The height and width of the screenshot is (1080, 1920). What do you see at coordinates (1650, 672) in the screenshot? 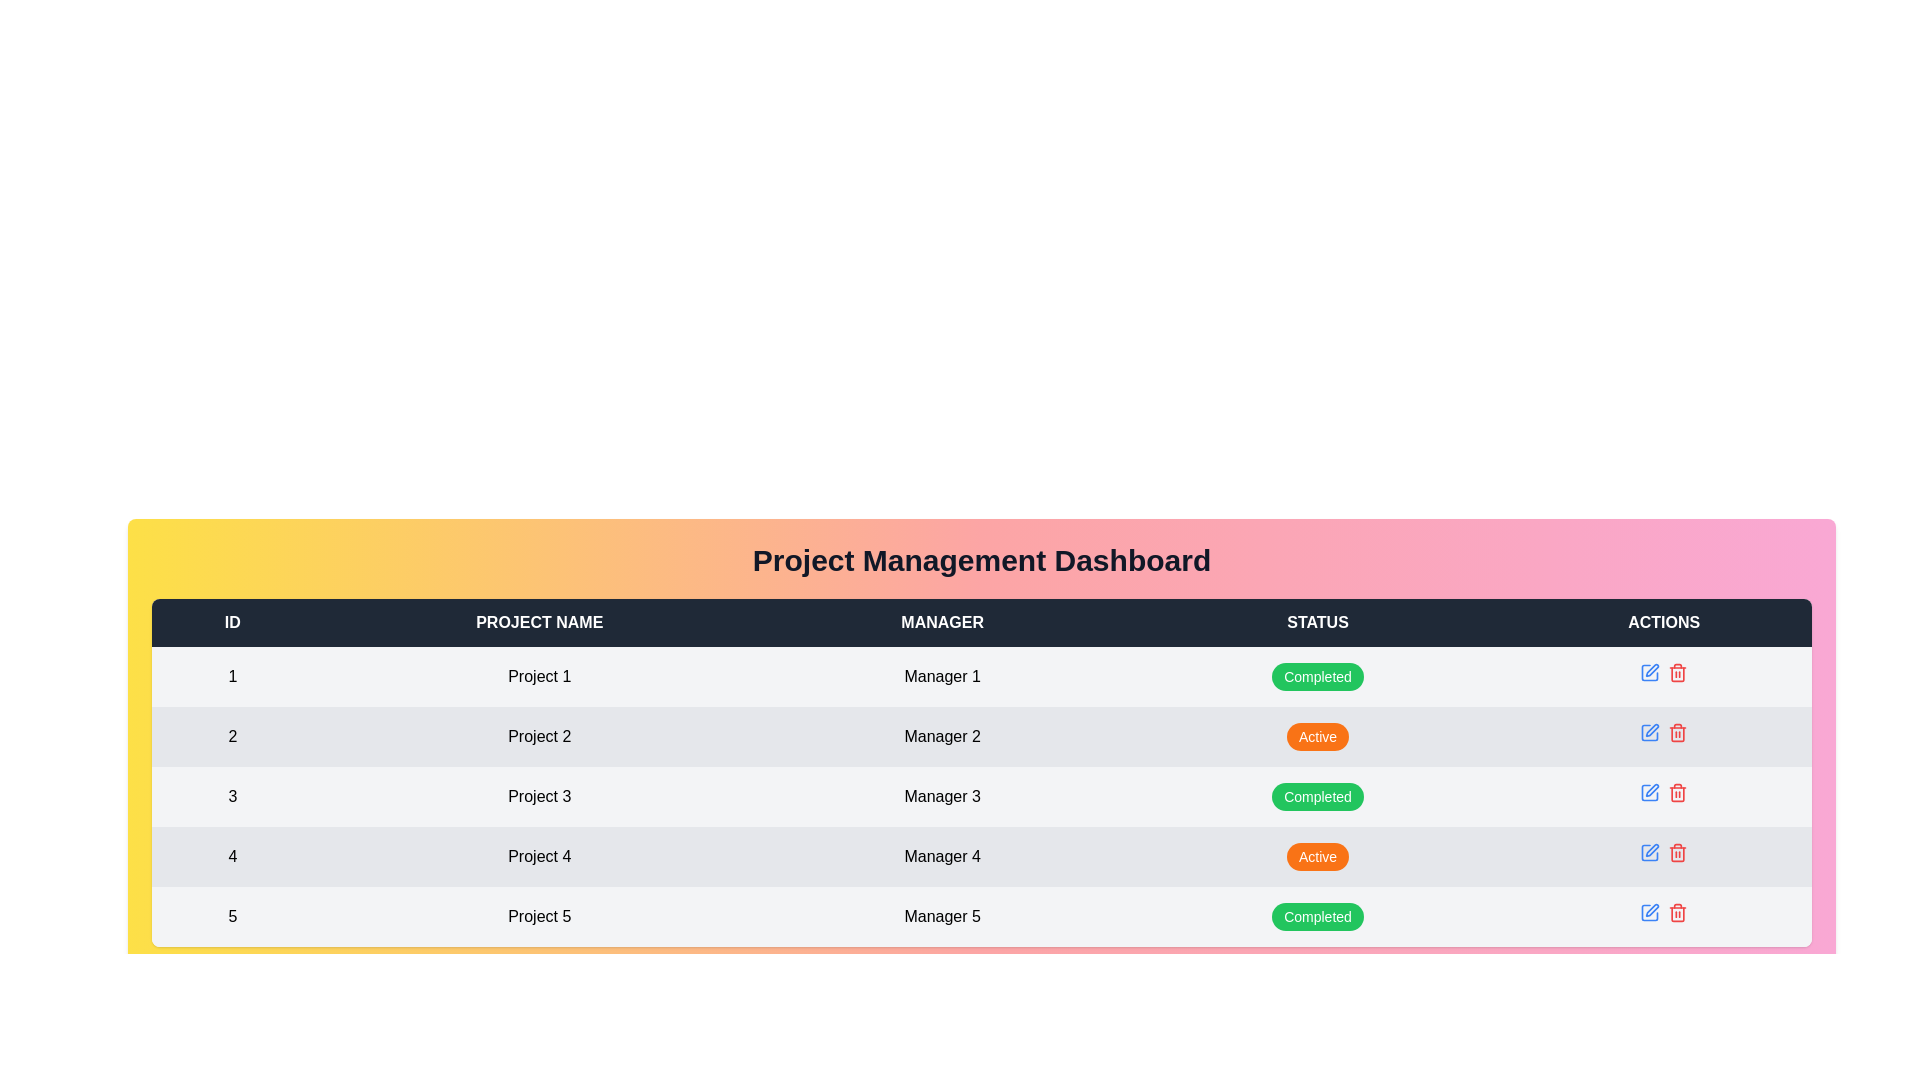
I see `the first Icon button in the Actions column of the table to change its color` at bounding box center [1650, 672].